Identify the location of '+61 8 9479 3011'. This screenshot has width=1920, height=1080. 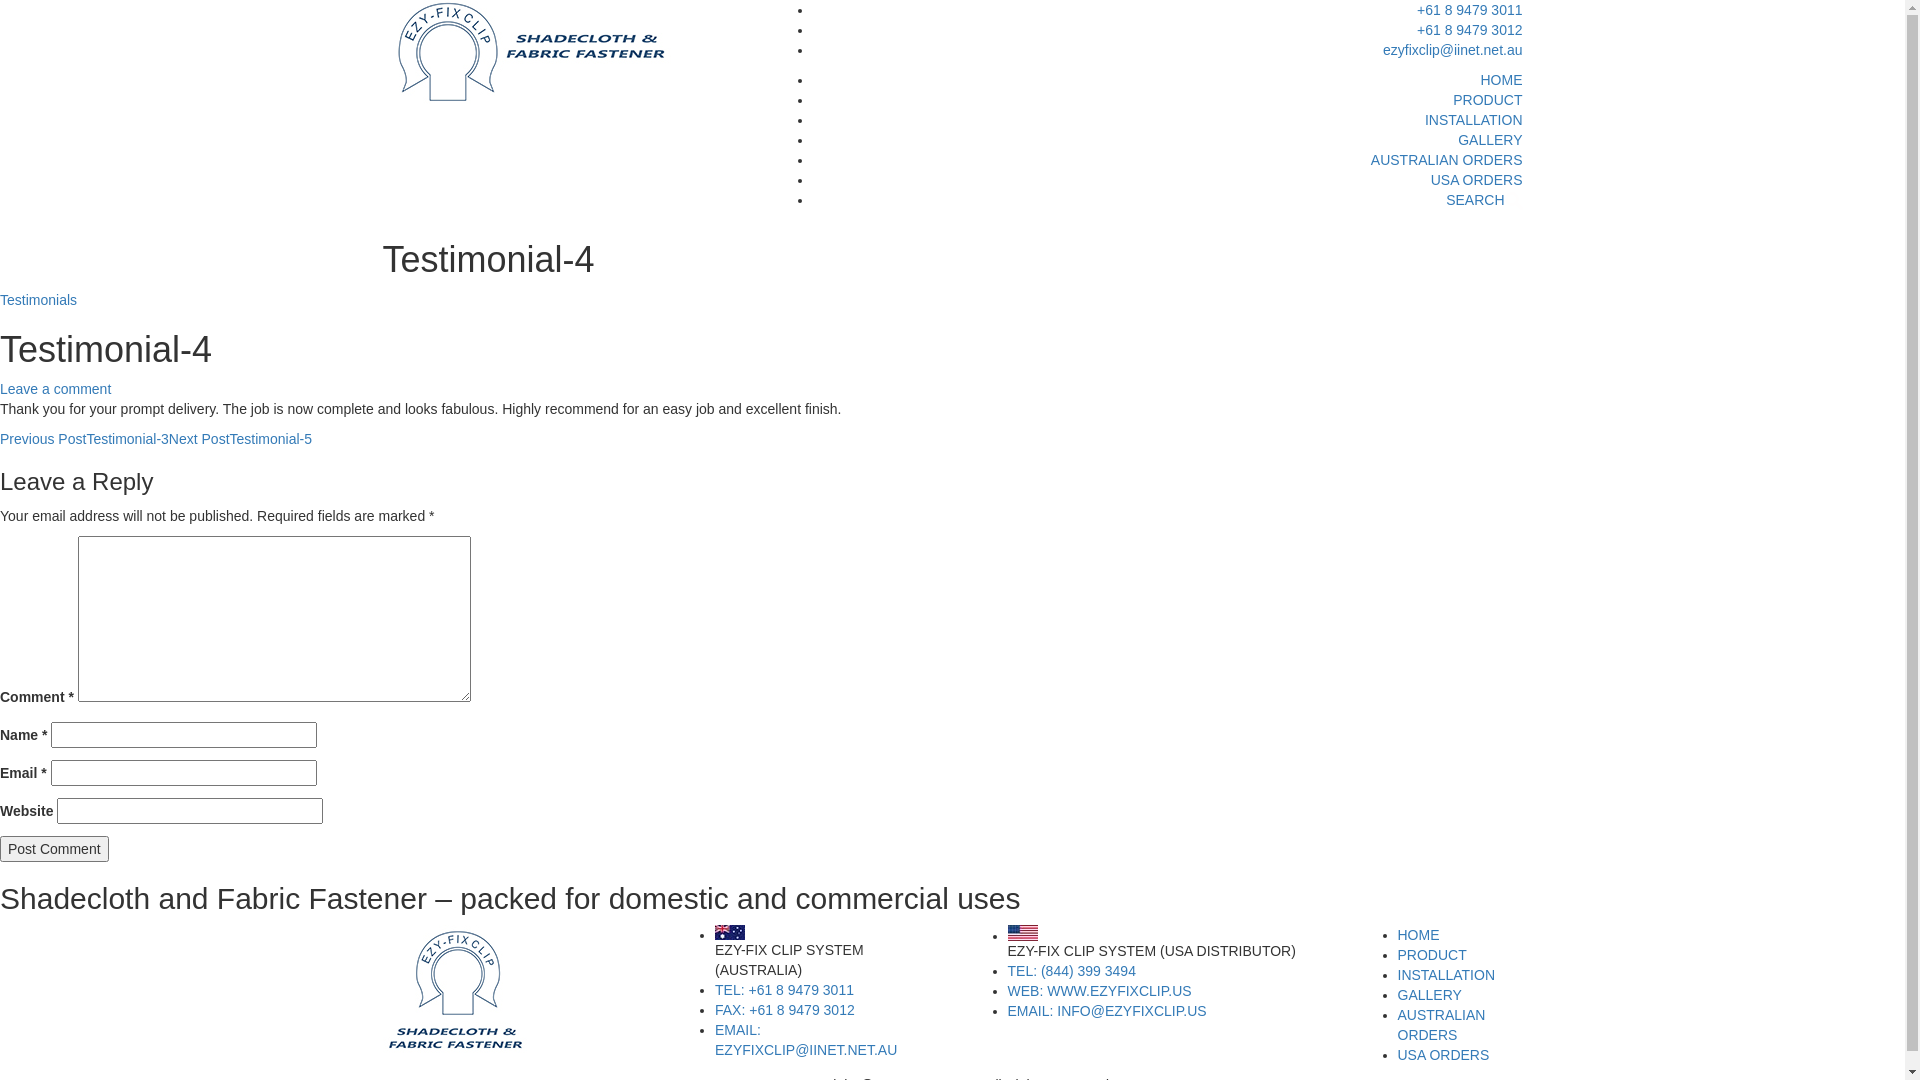
(1469, 10).